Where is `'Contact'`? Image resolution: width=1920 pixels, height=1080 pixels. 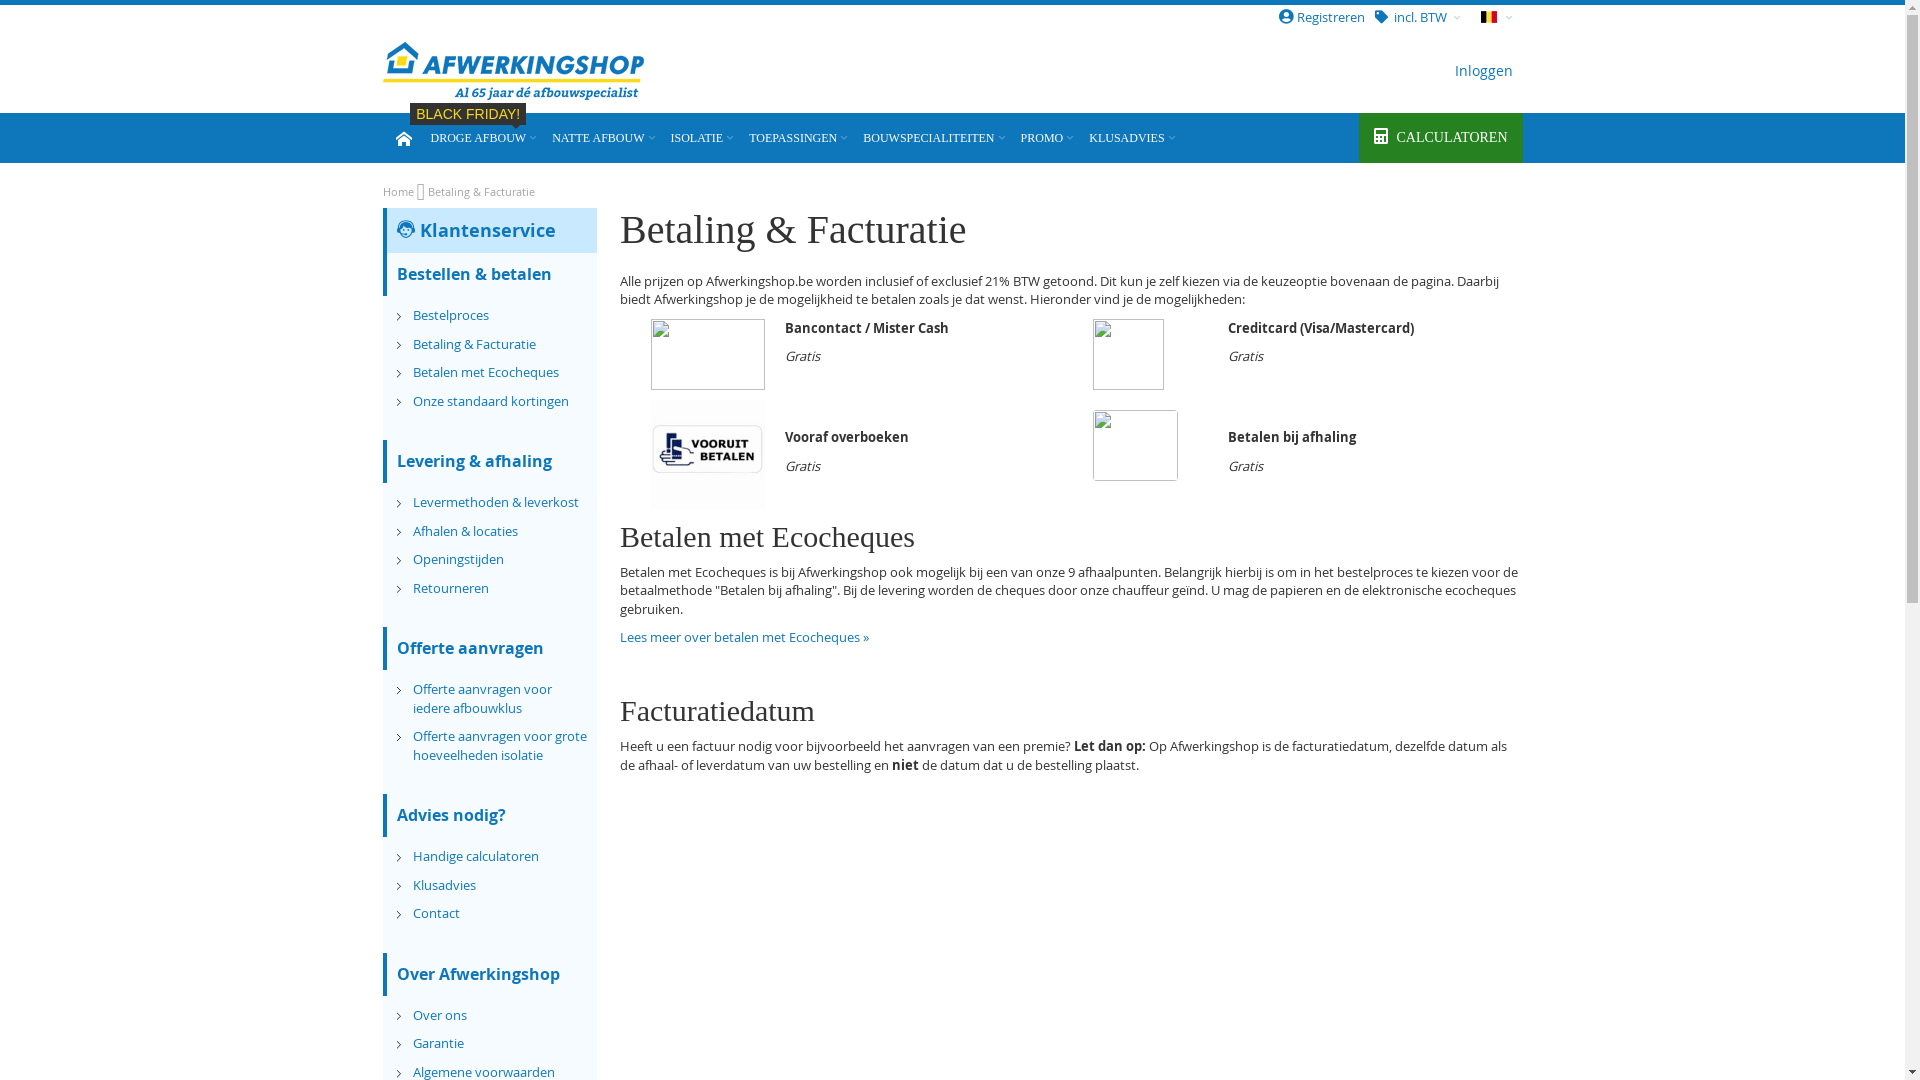 'Contact' is located at coordinates (434, 913).